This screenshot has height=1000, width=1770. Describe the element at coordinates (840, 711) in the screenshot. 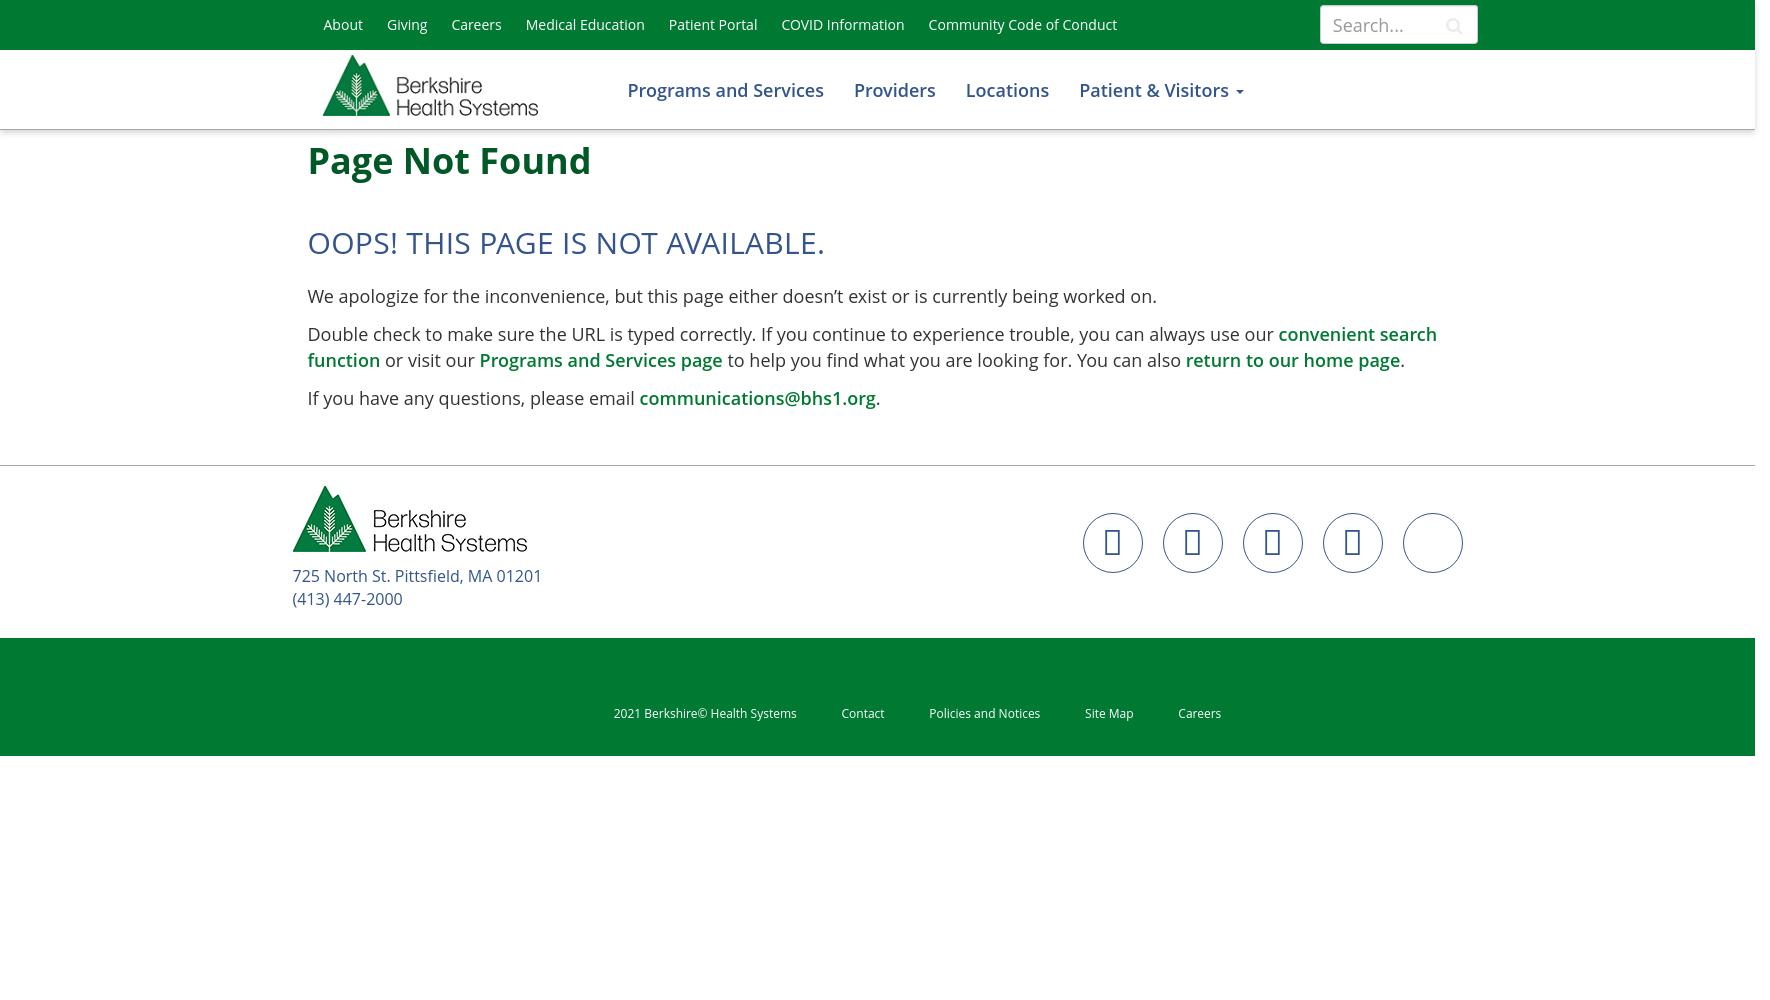

I see `'Contact'` at that location.